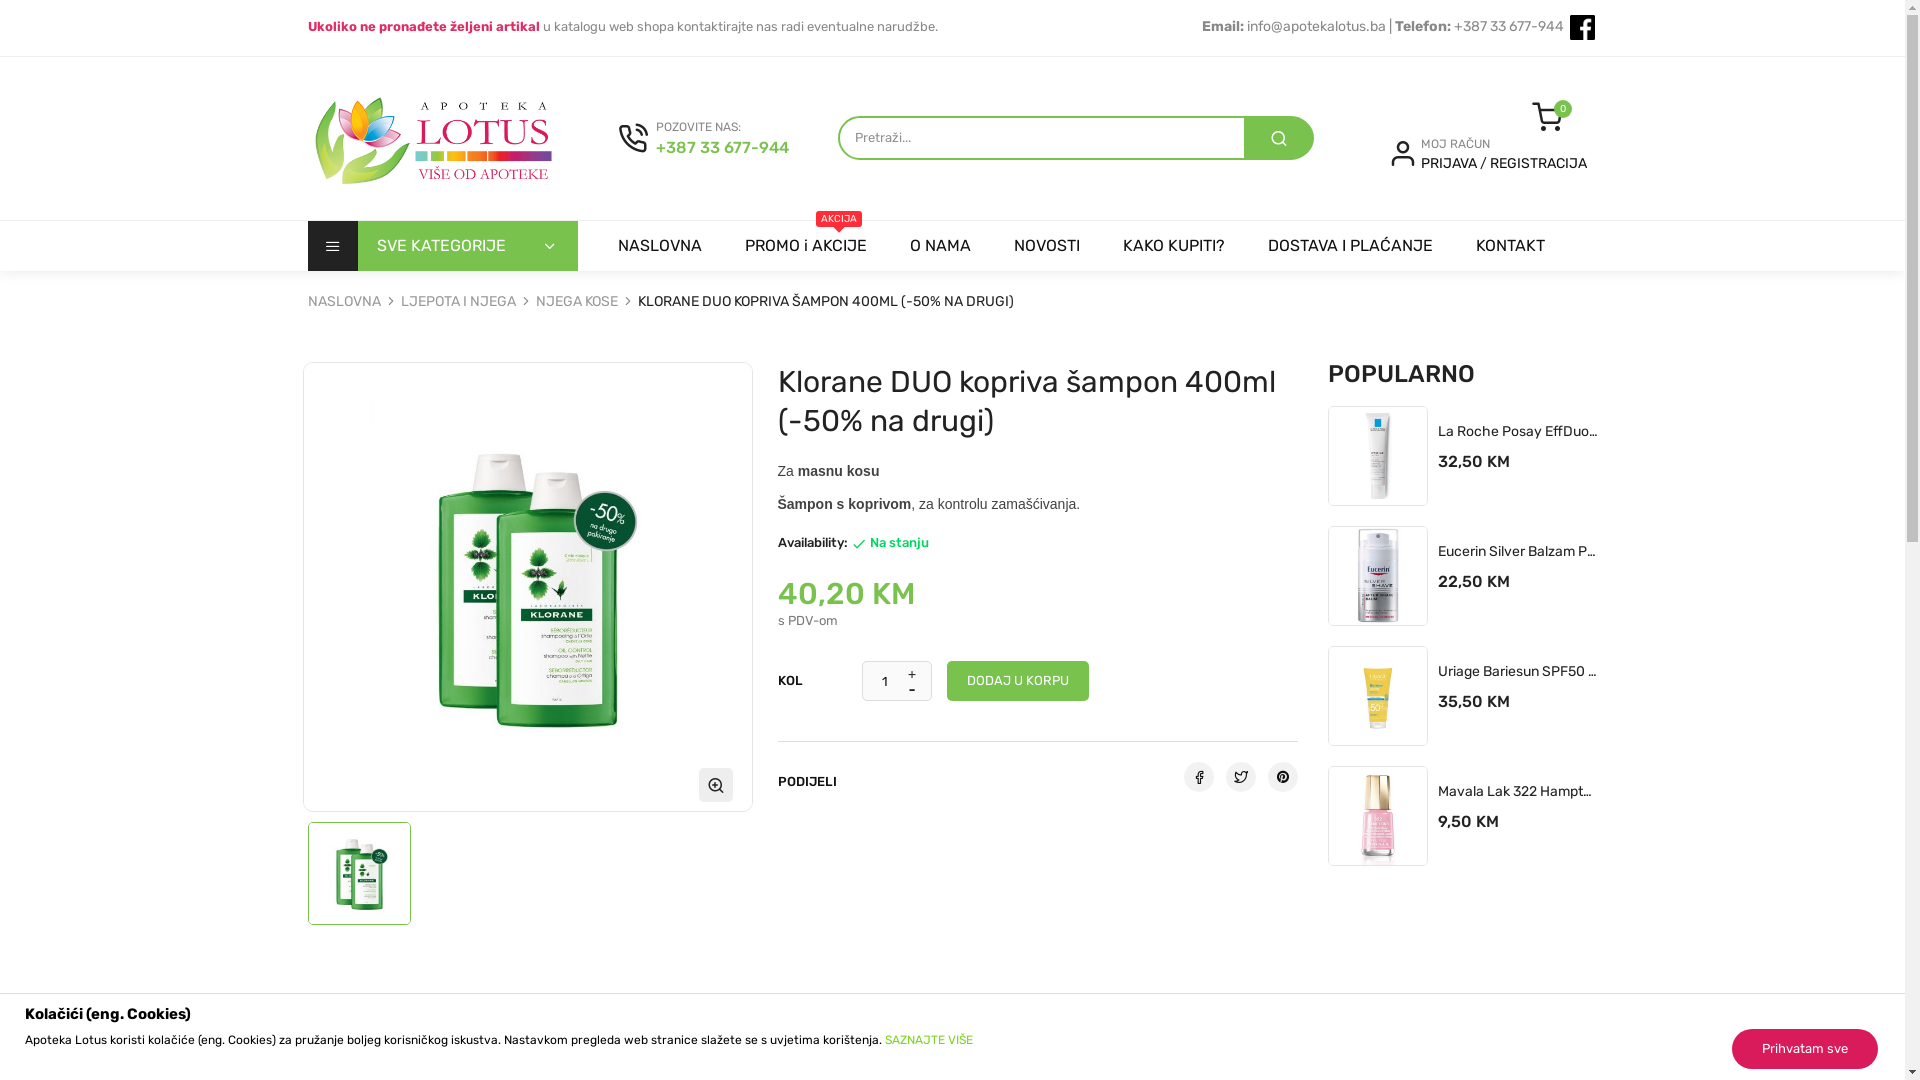 The height and width of the screenshot is (1080, 1920). Describe the element at coordinates (1510, 245) in the screenshot. I see `'KONTAKT'` at that location.